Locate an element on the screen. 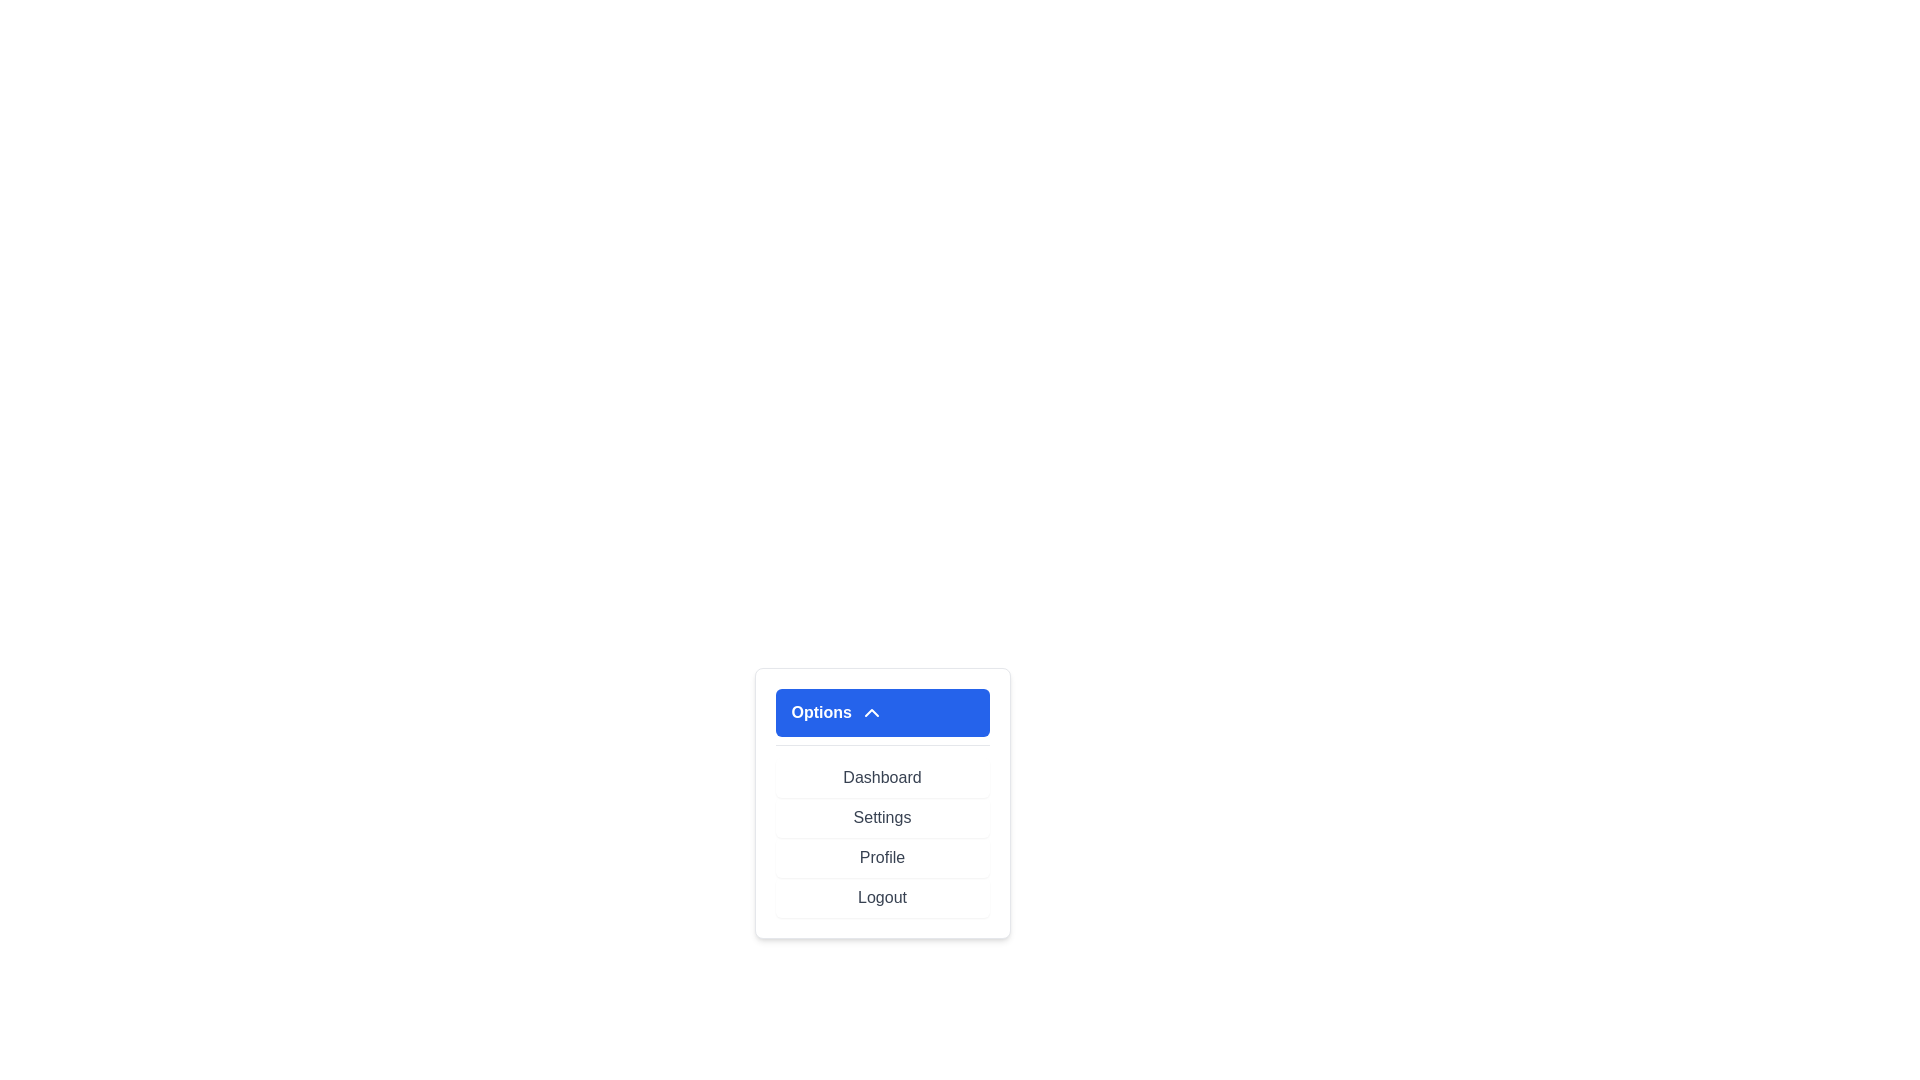  the menu item Settings by clicking on it is located at coordinates (881, 817).